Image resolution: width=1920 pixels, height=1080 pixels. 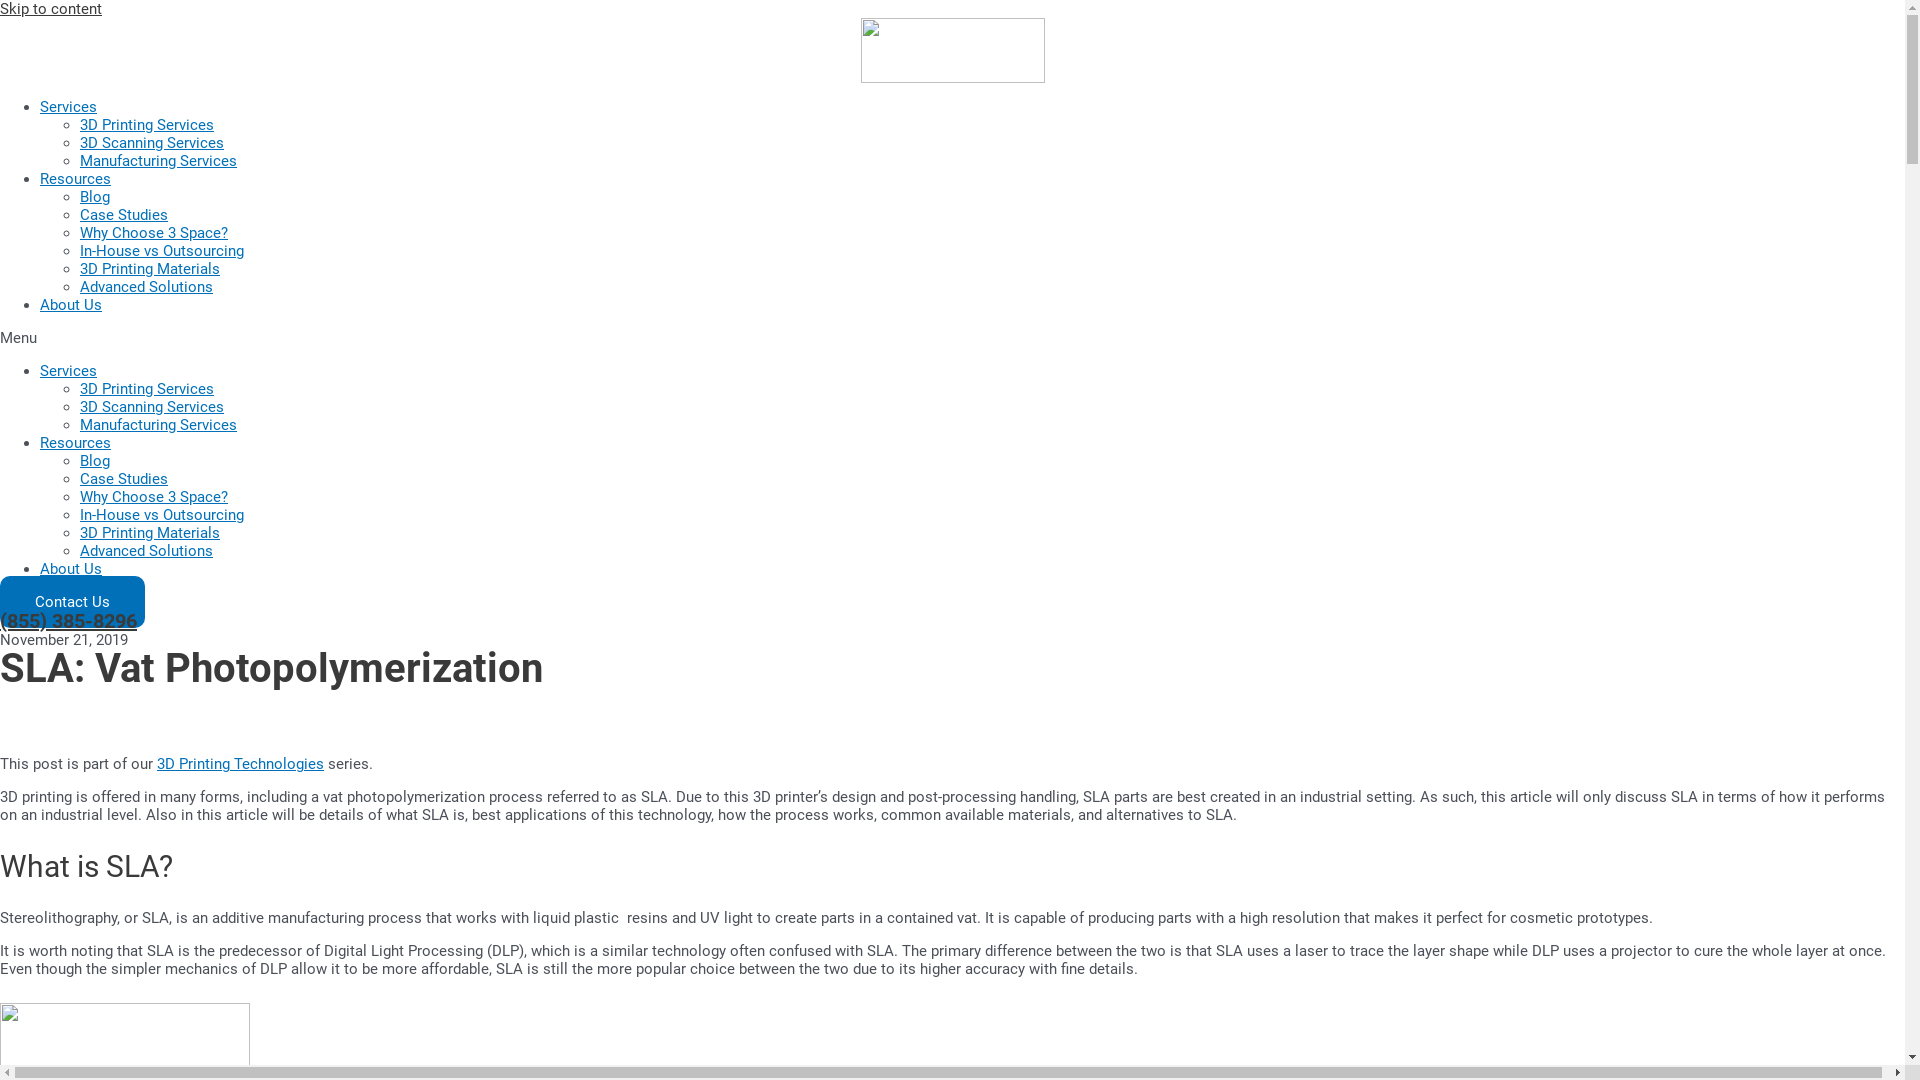 I want to click on 'Contact Us', so click(x=72, y=600).